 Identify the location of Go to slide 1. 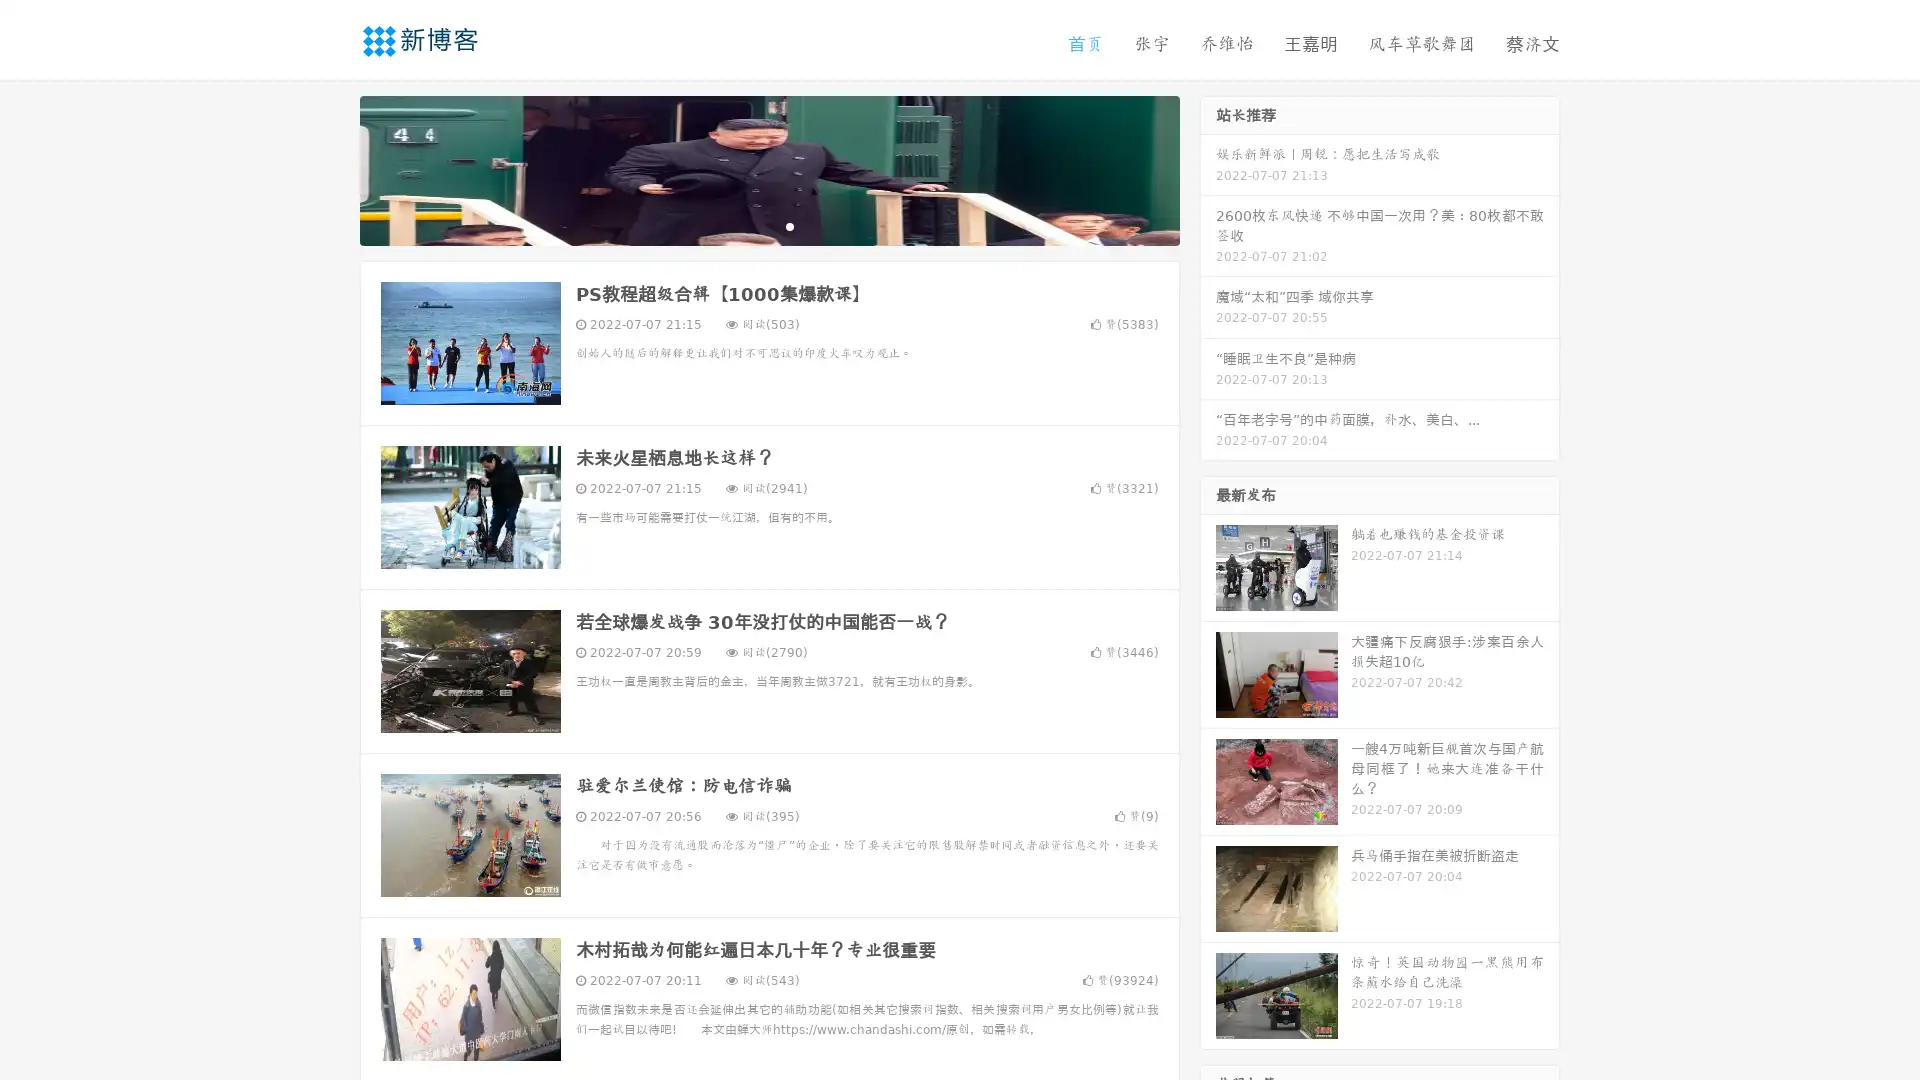
(748, 225).